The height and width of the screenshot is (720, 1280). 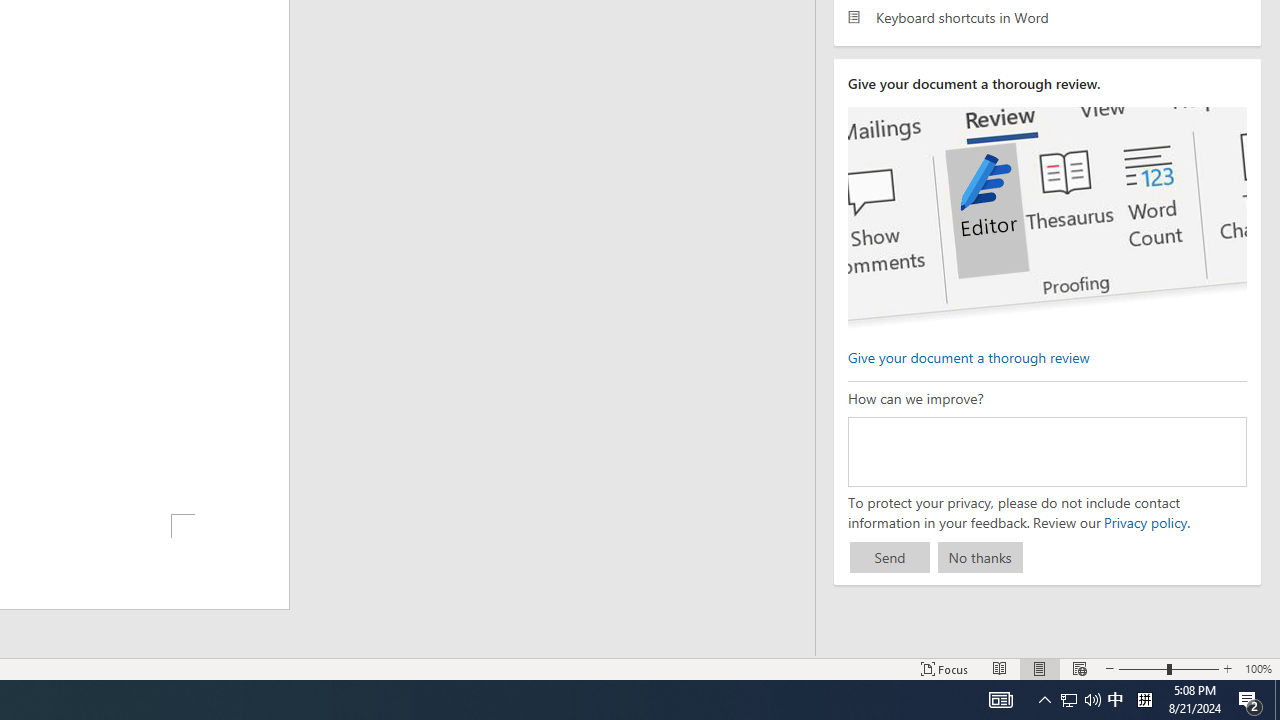 What do you see at coordinates (1226, 669) in the screenshot?
I see `'Zoom In'` at bounding box center [1226, 669].